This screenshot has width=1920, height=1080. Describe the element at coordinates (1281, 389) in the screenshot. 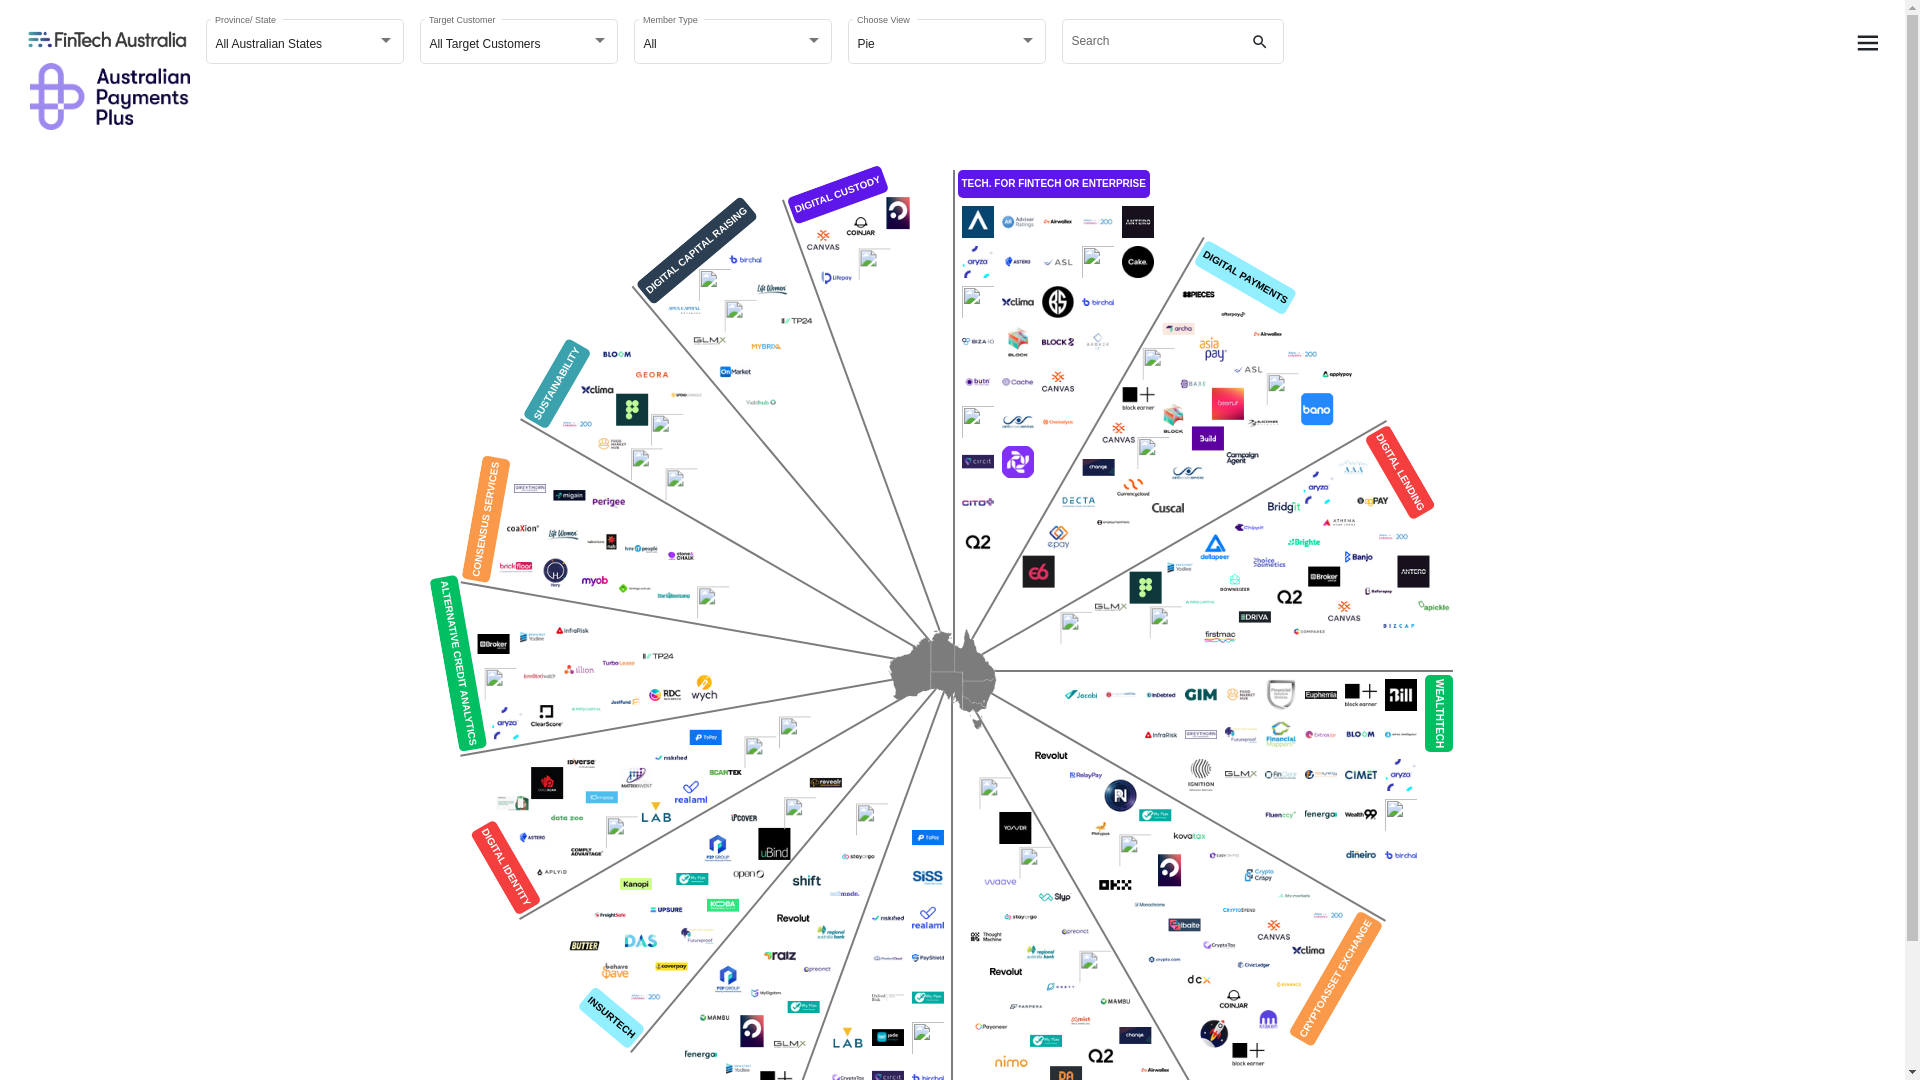

I see `'Azupay Trading Pty Ltd'` at that location.